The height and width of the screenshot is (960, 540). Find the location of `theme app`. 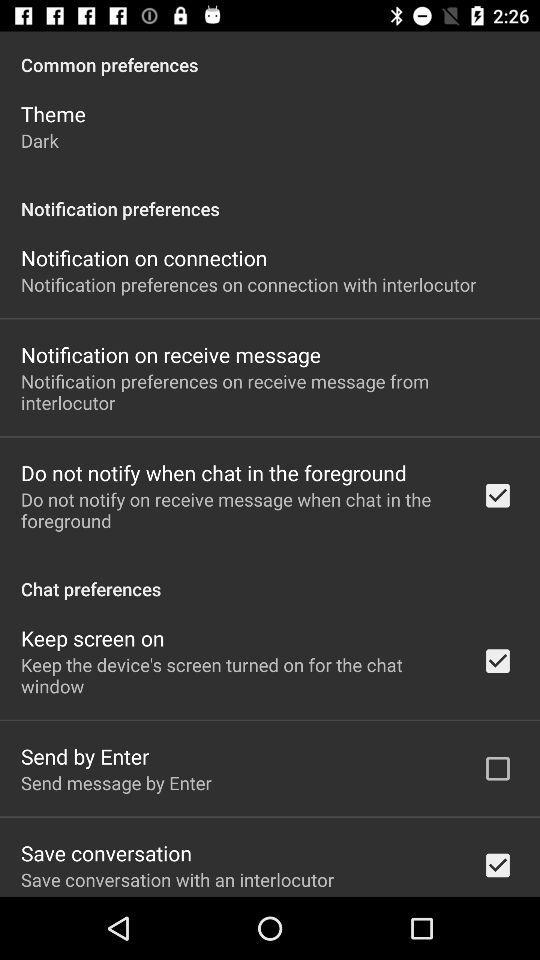

theme app is located at coordinates (53, 114).